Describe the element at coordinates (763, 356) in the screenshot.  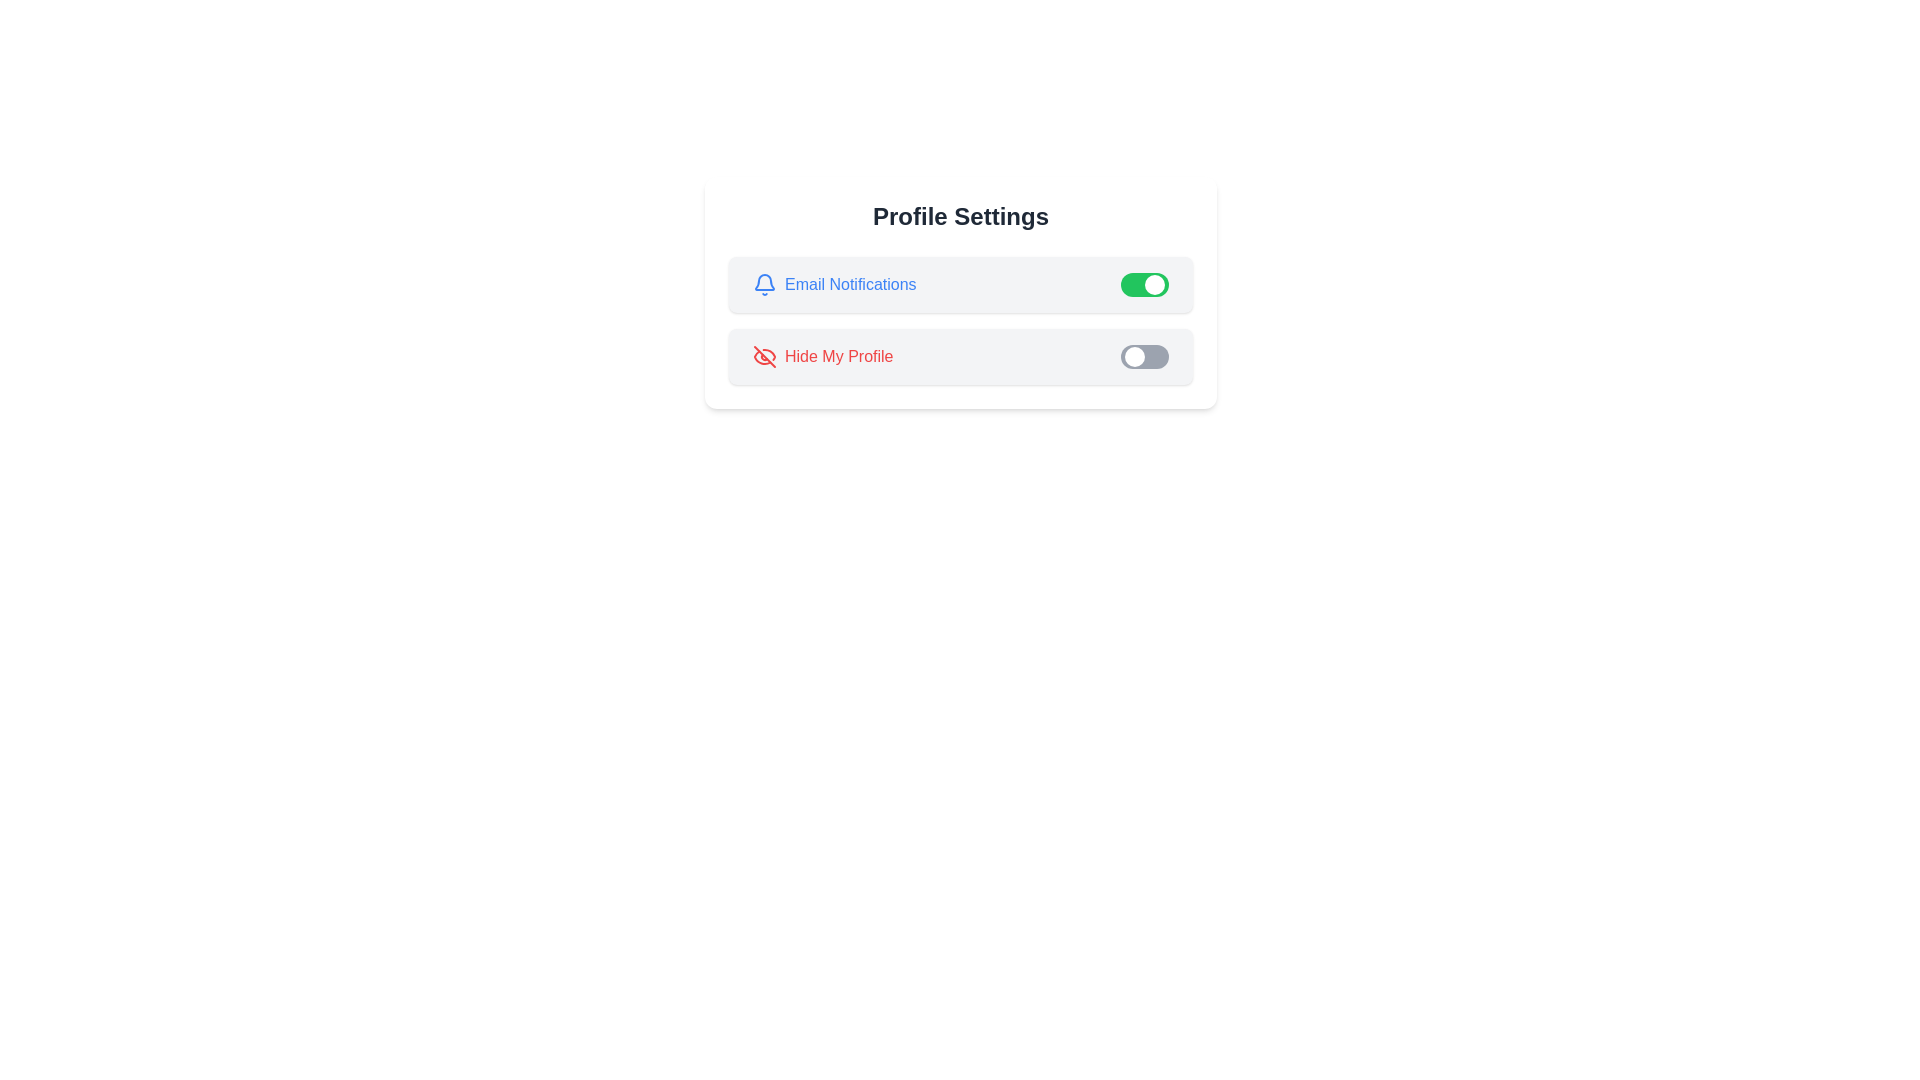
I see `the eye-off icon that symbolizes the action to hide or make the profile private, located before the text 'Hide My Profile'` at that location.